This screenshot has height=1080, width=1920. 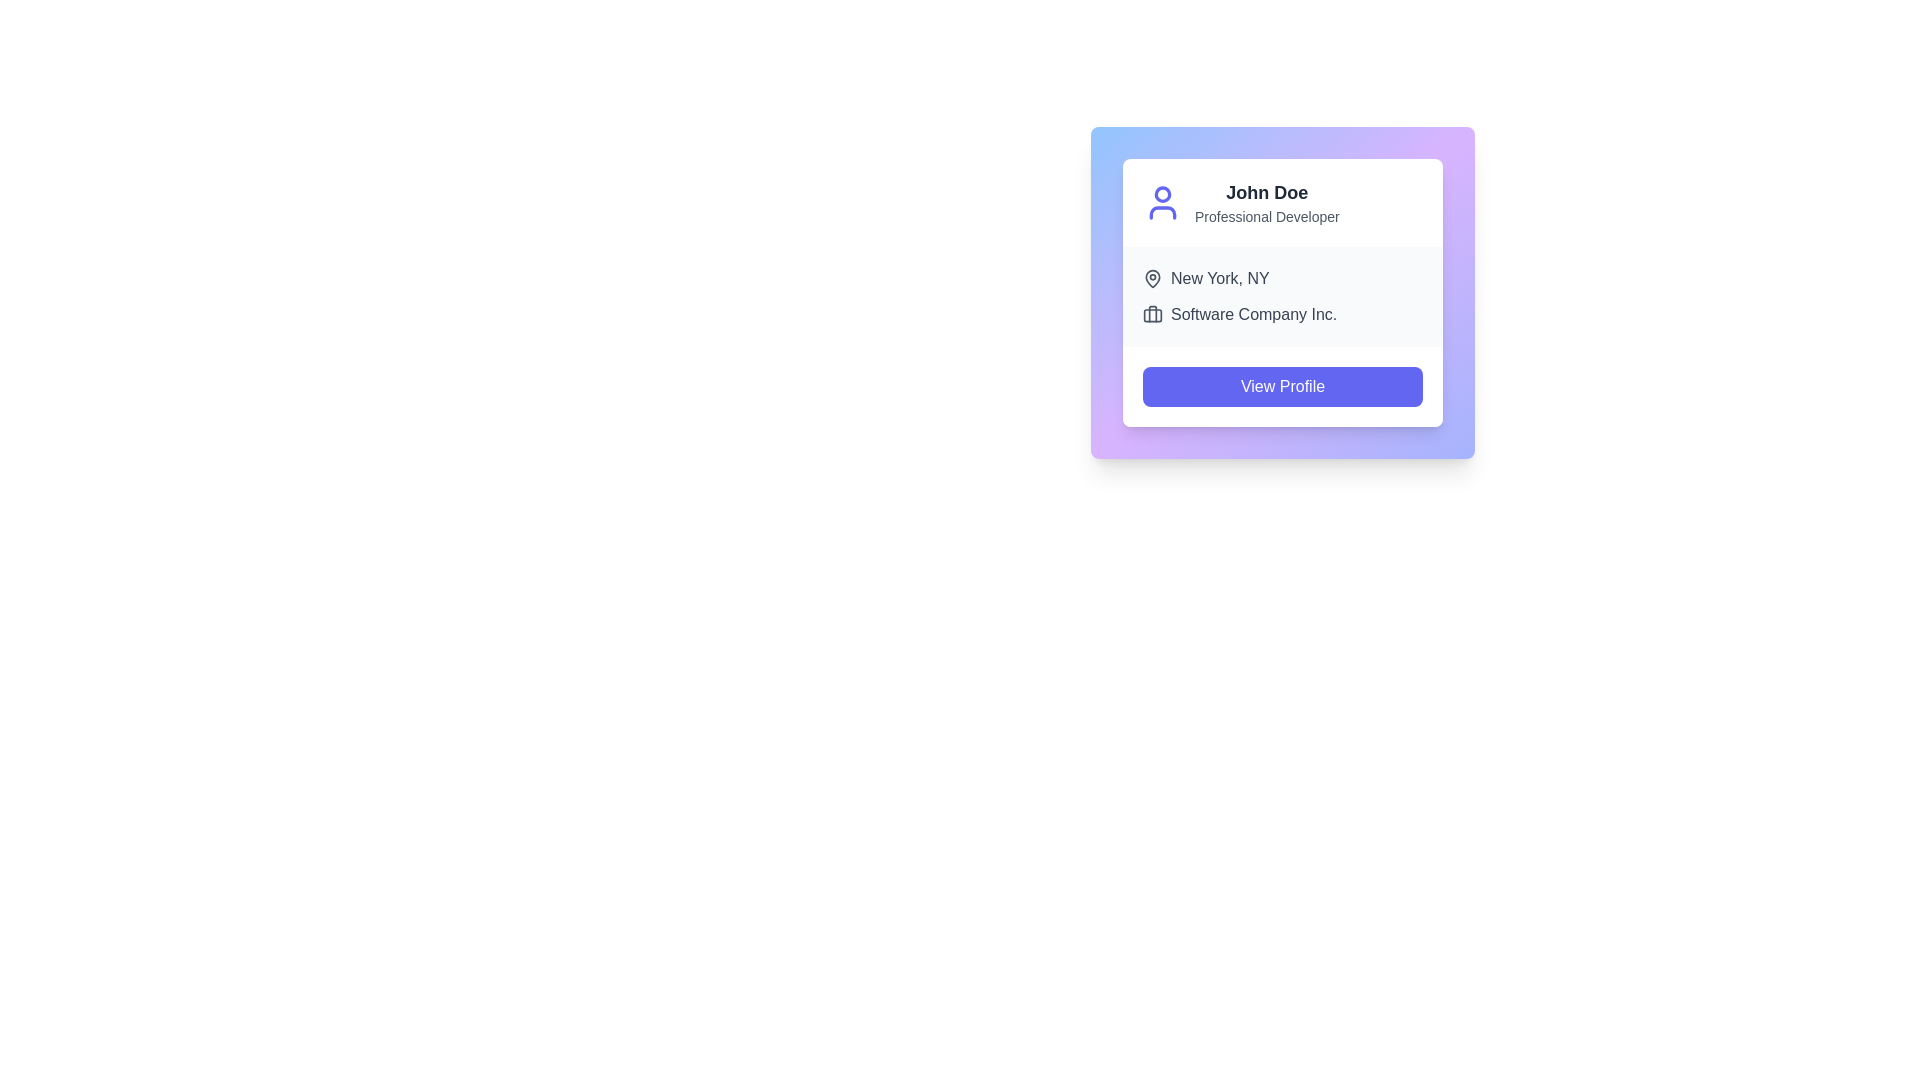 I want to click on the text label 'Professional Developer', which appears in a smaller font size and gray color beneath the bold 'John Doe' heading in the profile card component, so click(x=1266, y=216).